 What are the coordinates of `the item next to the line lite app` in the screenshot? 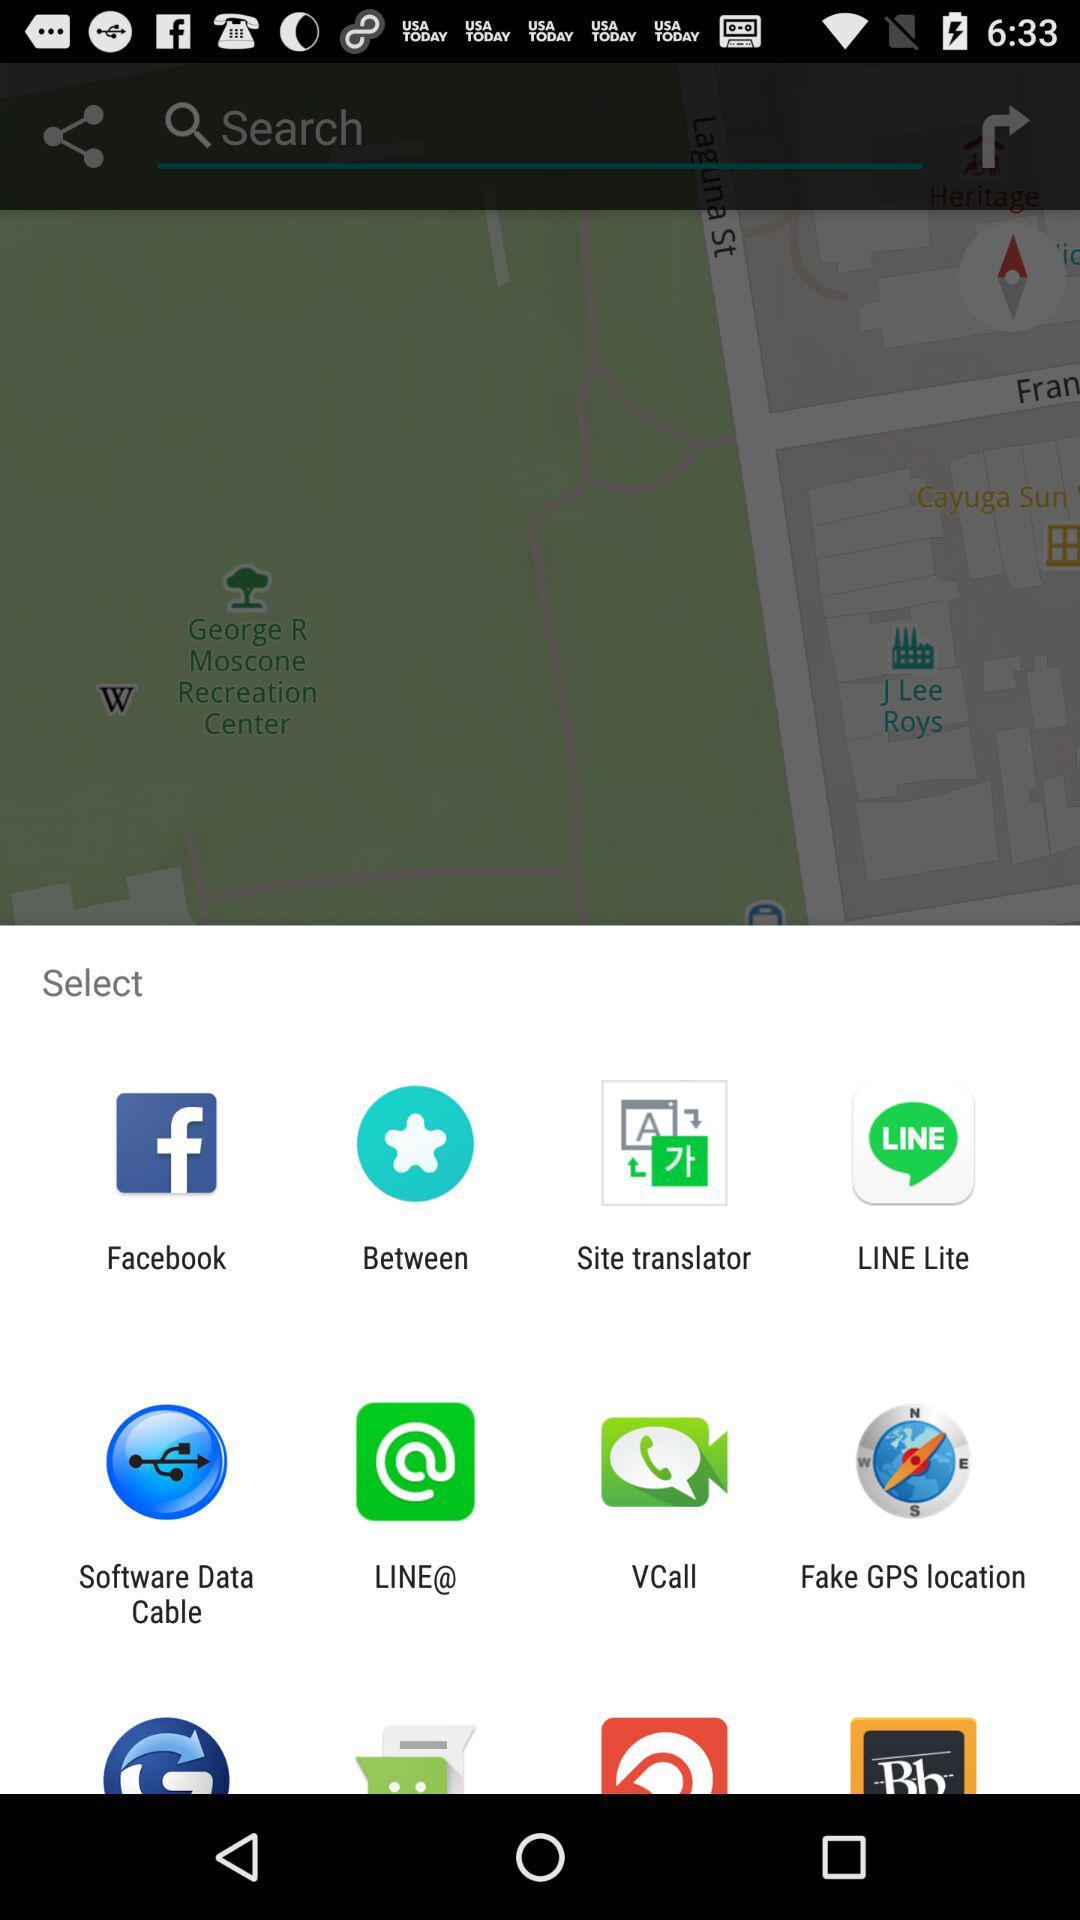 It's located at (664, 1274).